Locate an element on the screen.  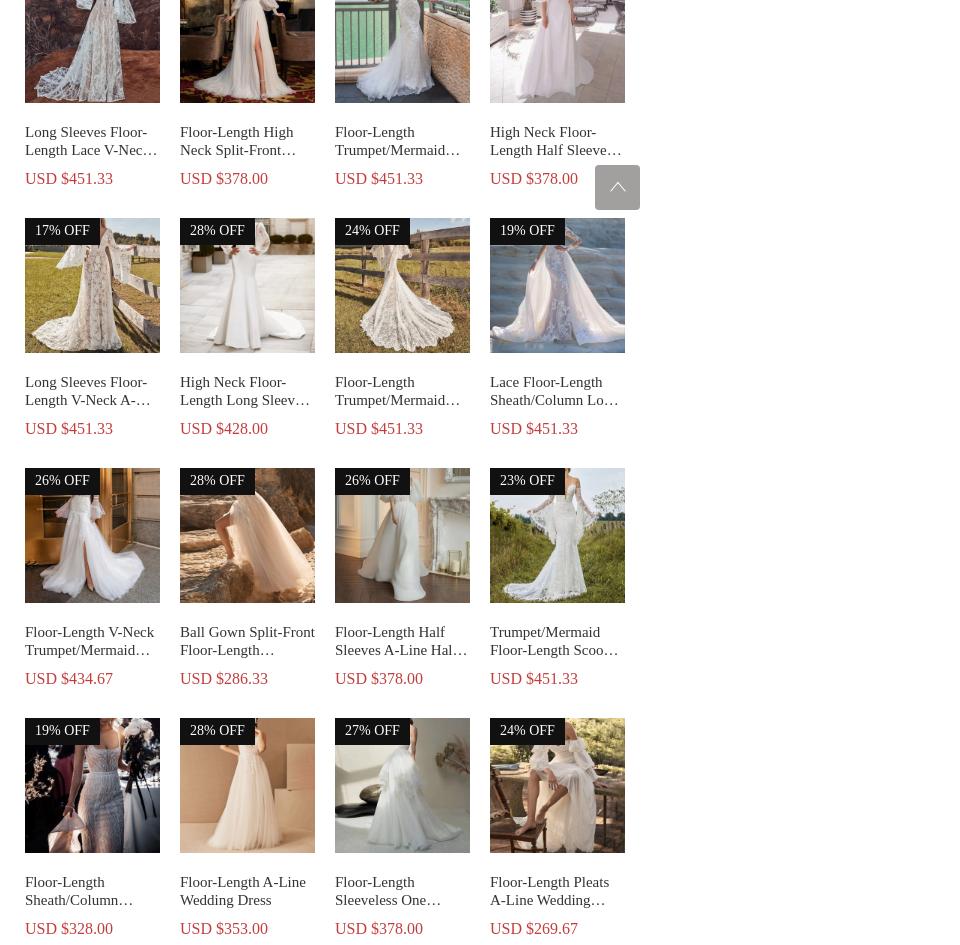
'Floor-Length Sleeveless One Shoulder Ball Gown Hall Wedding Dress' is located at coordinates (395, 907).